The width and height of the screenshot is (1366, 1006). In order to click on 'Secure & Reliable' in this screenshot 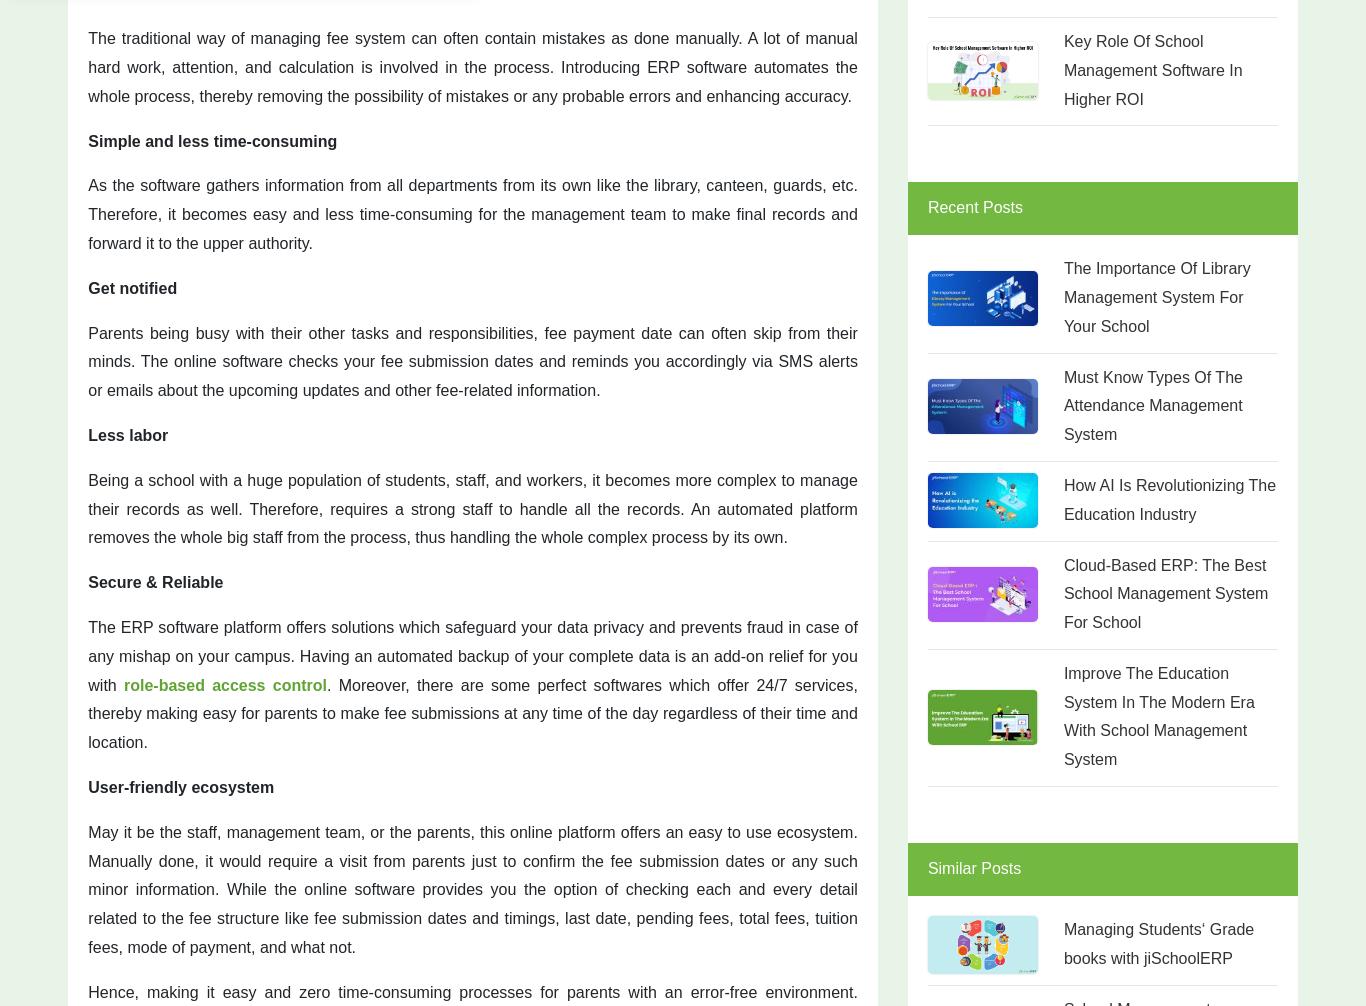, I will do `click(87, 582)`.